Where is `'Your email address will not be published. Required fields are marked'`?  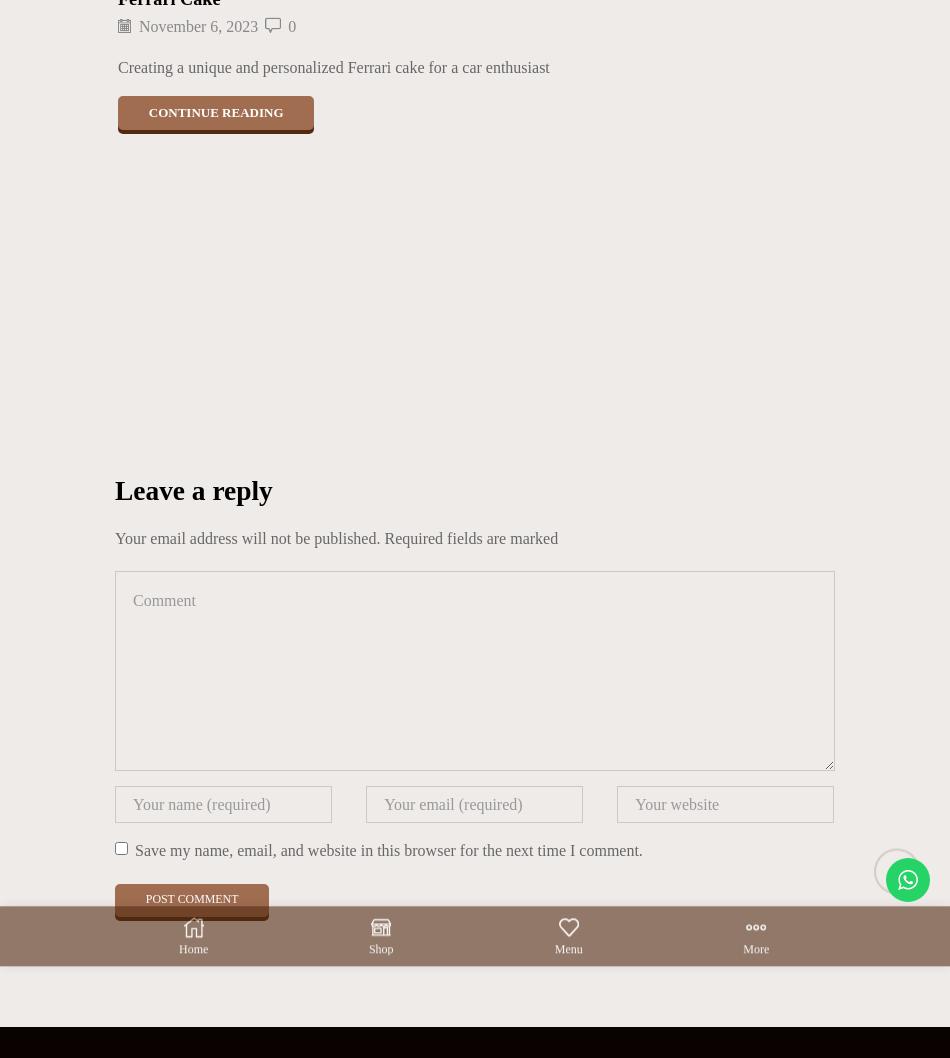
'Your email address will not be published. Required fields are marked' is located at coordinates (335, 537).